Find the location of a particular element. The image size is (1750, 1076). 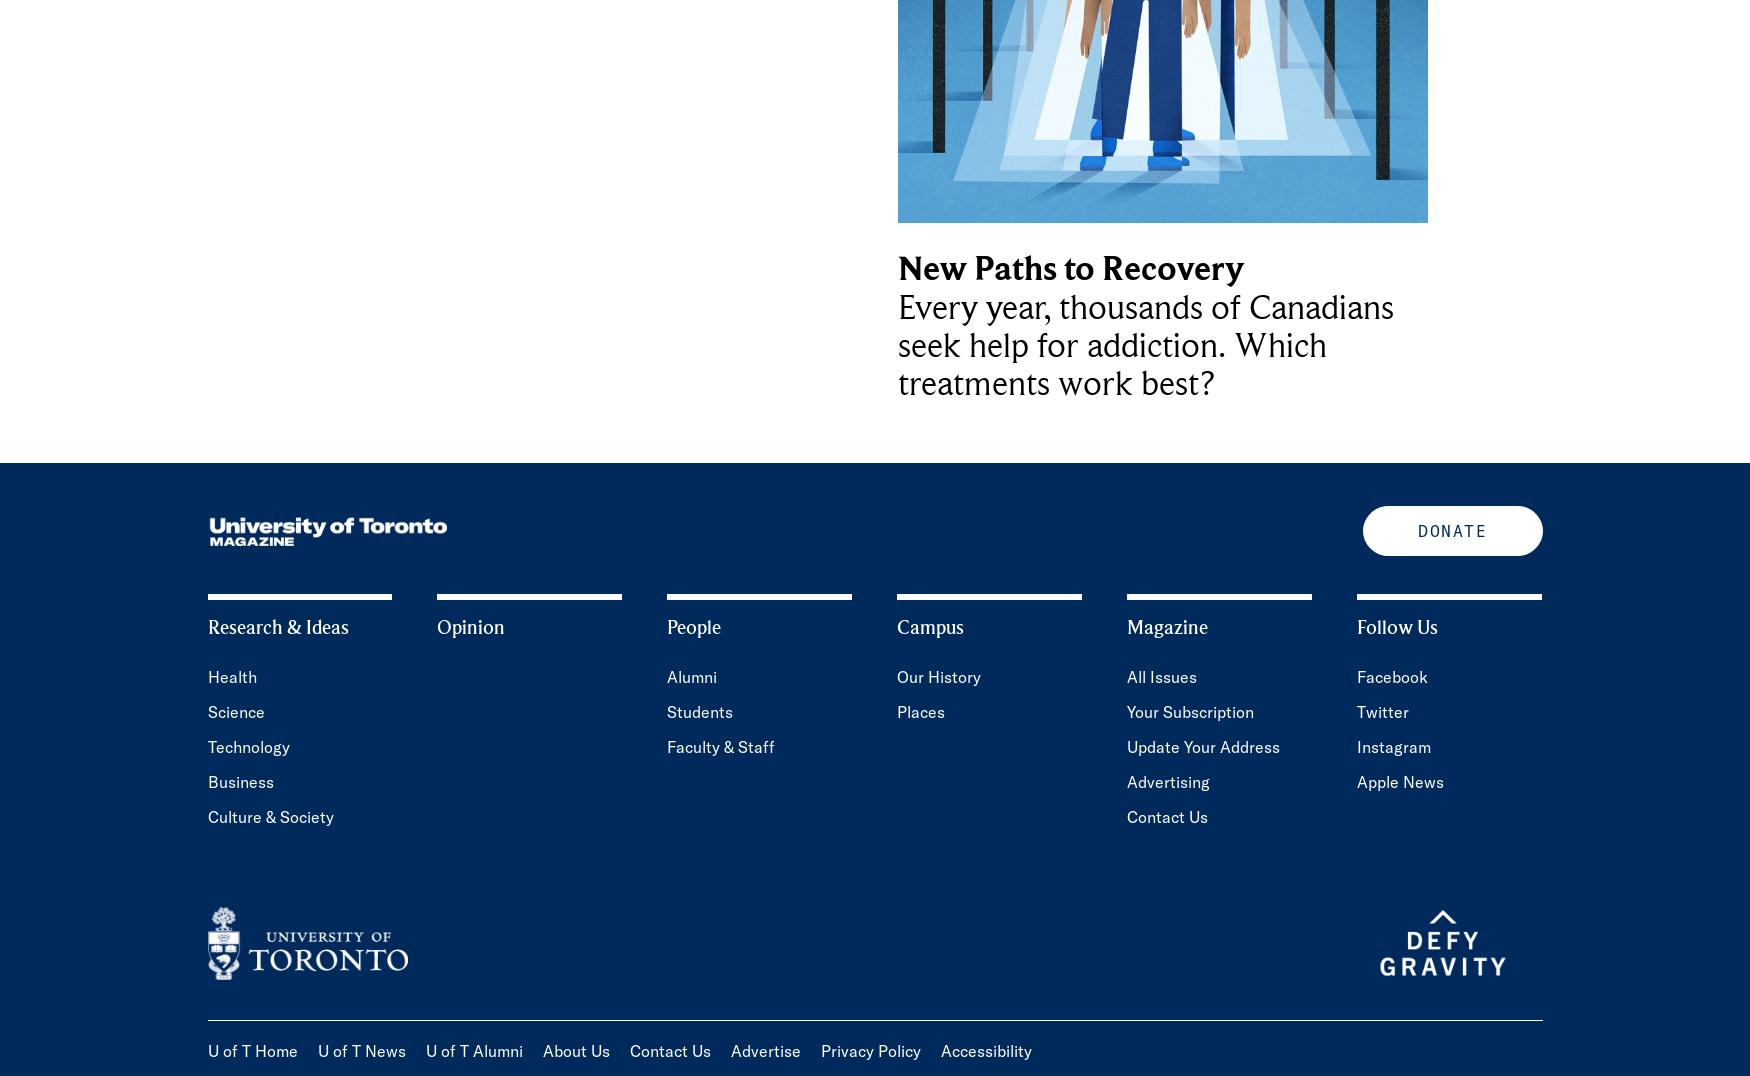

'Accessibility' is located at coordinates (985, 1051).